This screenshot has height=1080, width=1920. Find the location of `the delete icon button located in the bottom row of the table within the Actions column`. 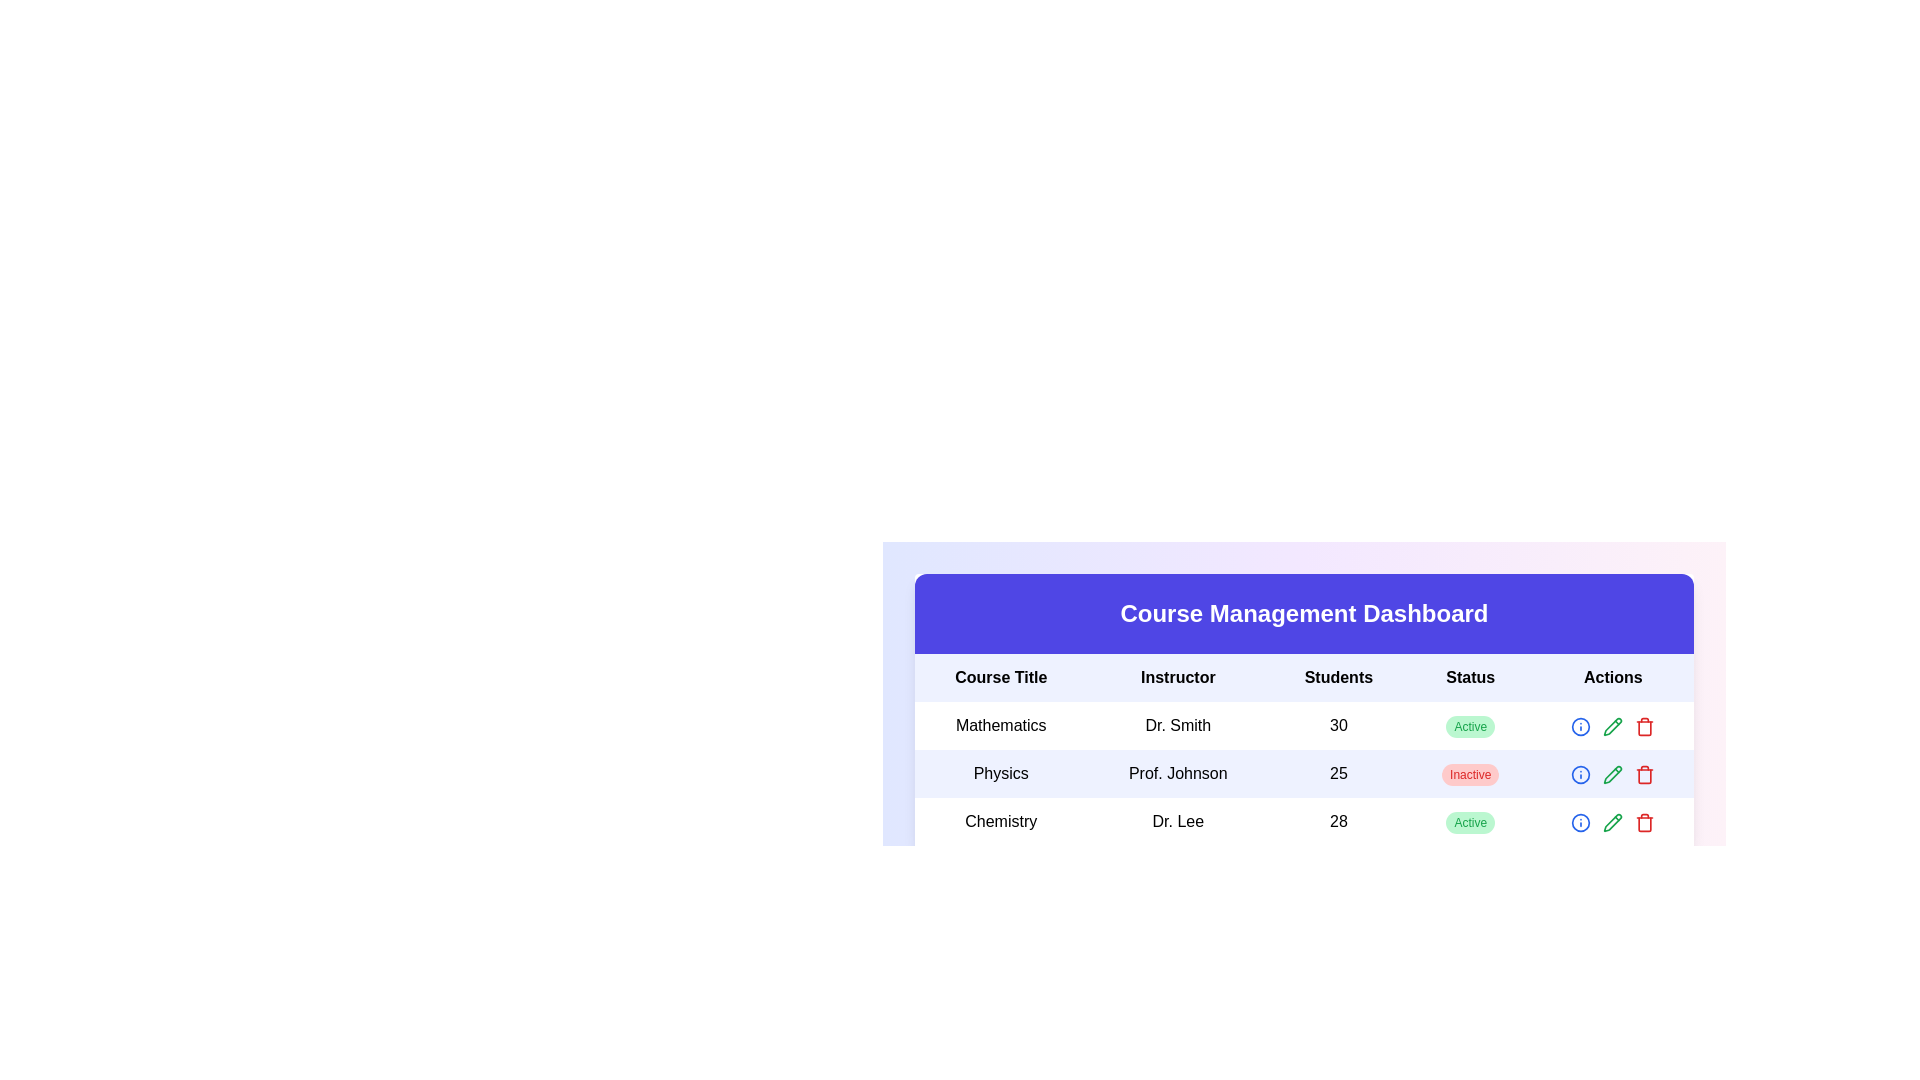

the delete icon button located in the bottom row of the table within the Actions column is located at coordinates (1645, 726).